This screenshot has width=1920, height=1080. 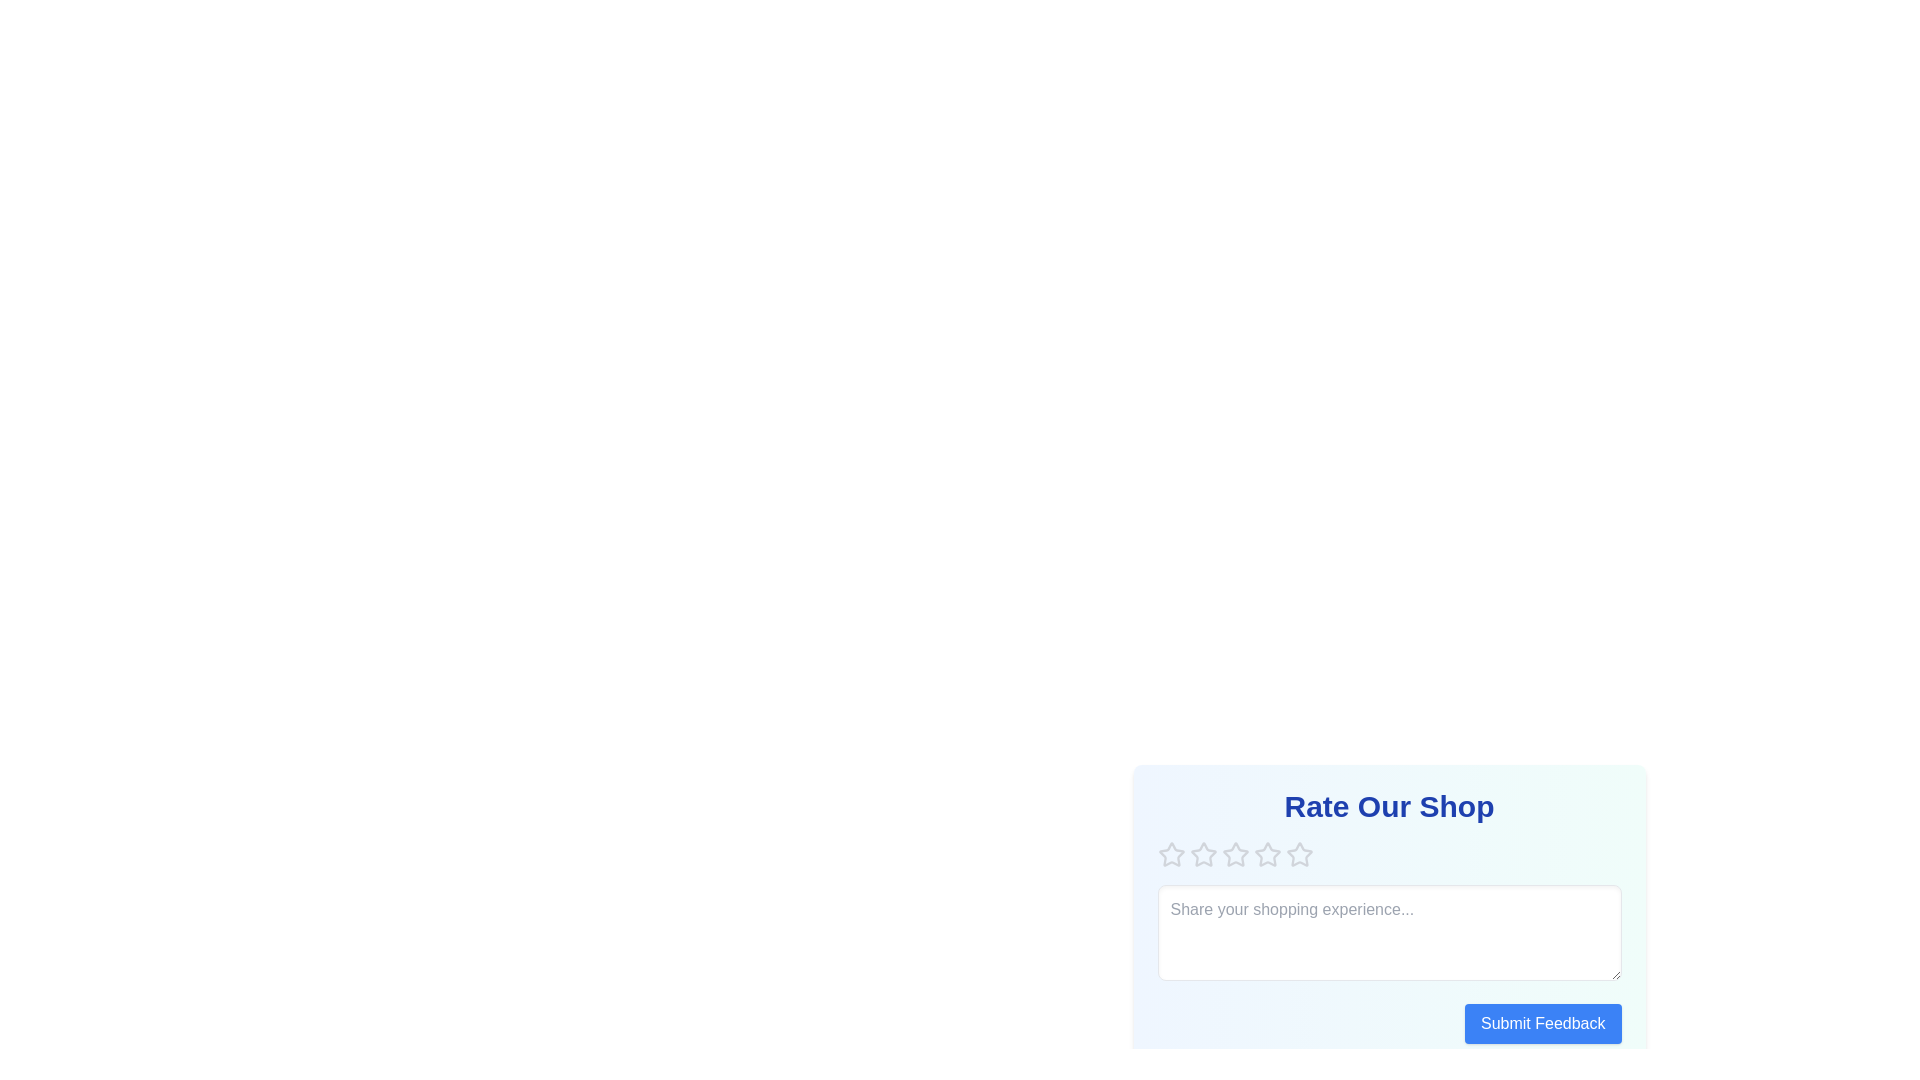 What do you see at coordinates (1266, 855) in the screenshot?
I see `the star corresponding to 4 to preview the rating` at bounding box center [1266, 855].